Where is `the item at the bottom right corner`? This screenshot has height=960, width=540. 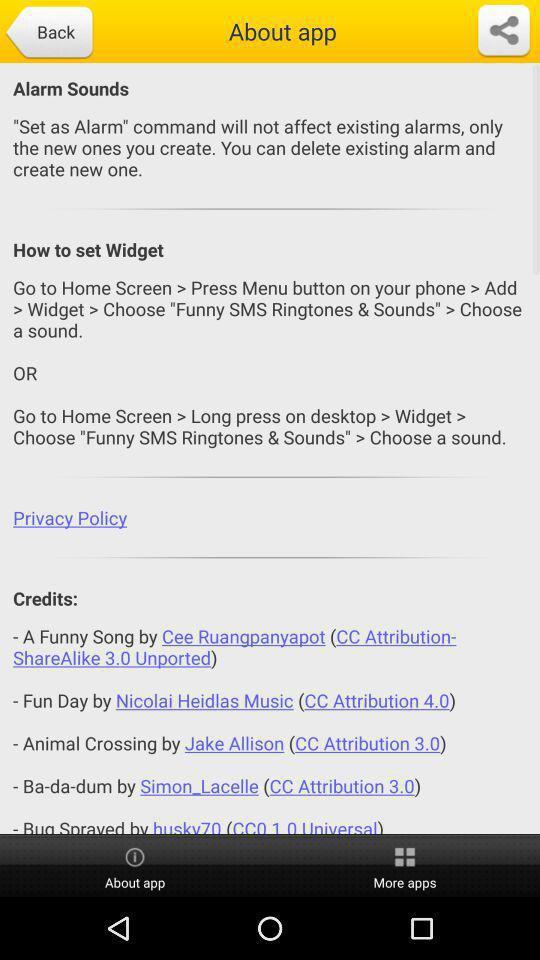 the item at the bottom right corner is located at coordinates (405, 865).